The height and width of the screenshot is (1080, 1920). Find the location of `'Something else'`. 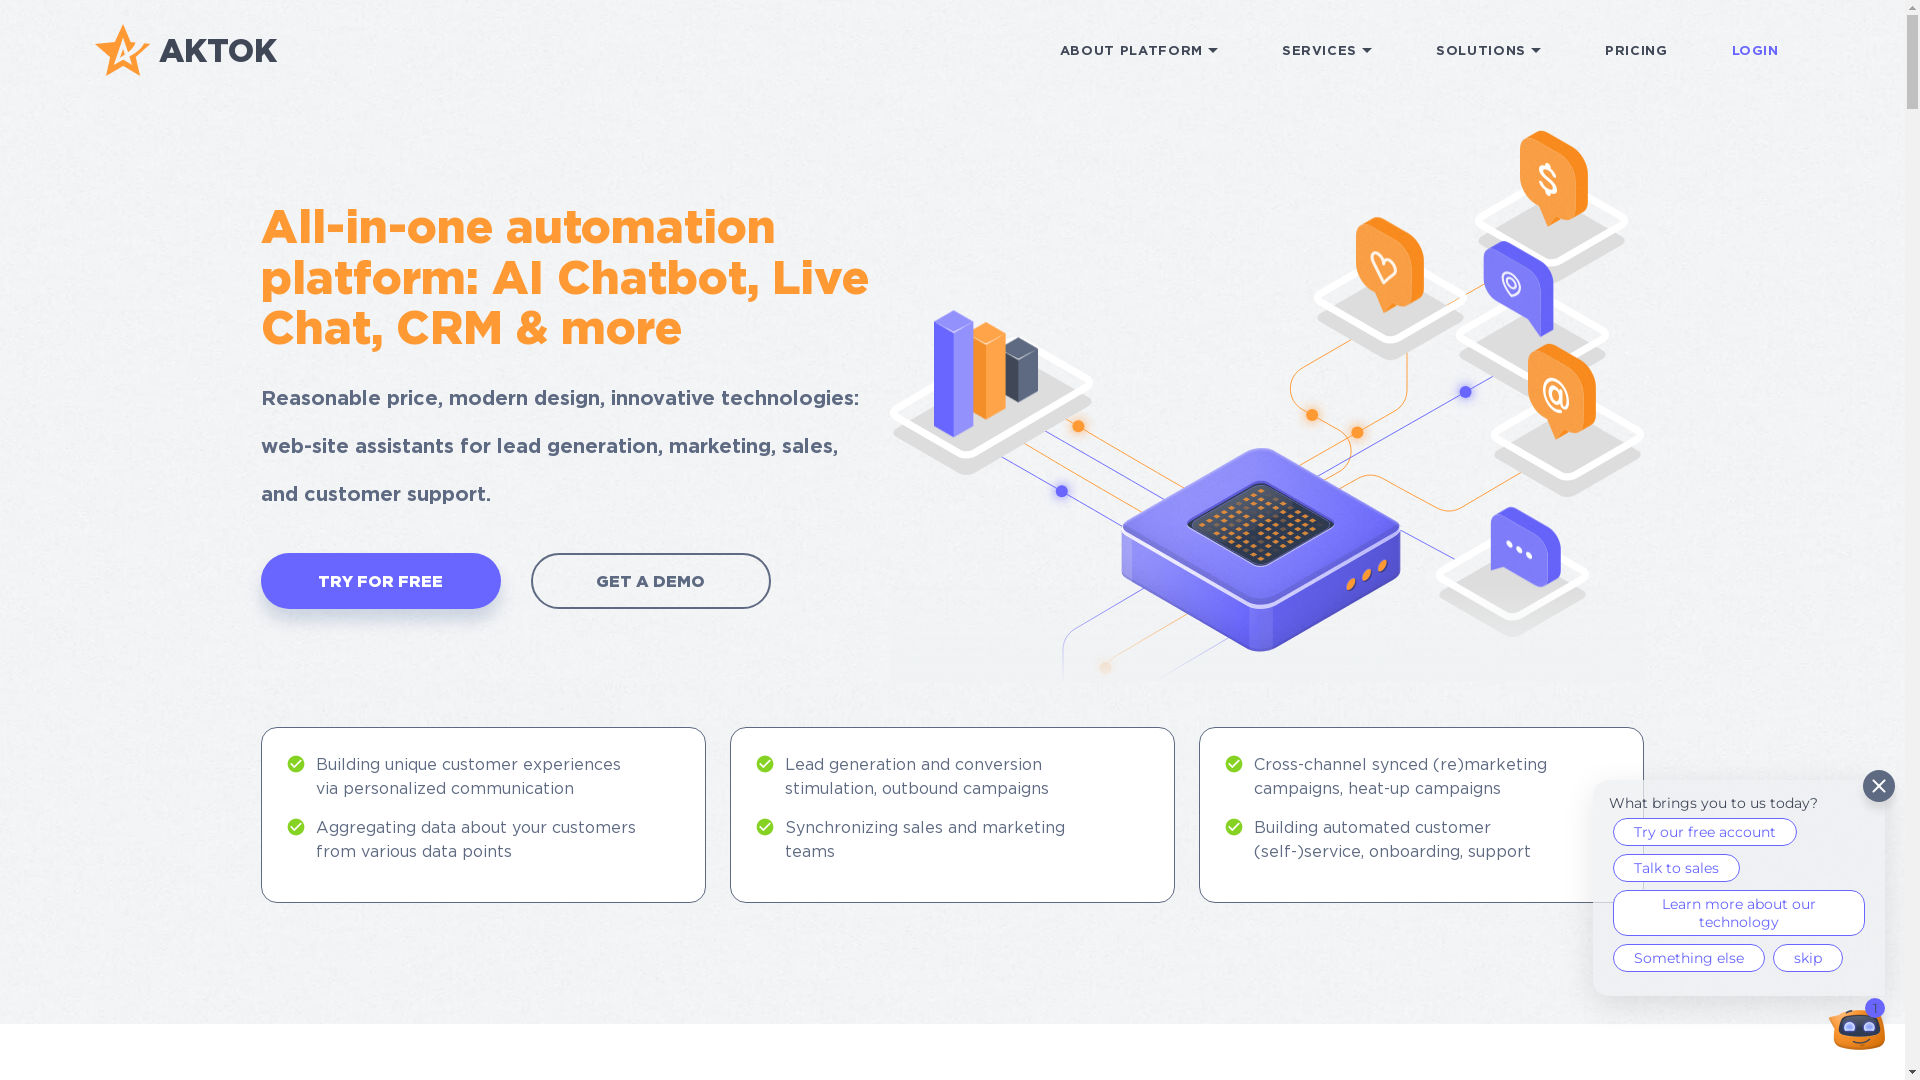

'Something else' is located at coordinates (1688, 956).